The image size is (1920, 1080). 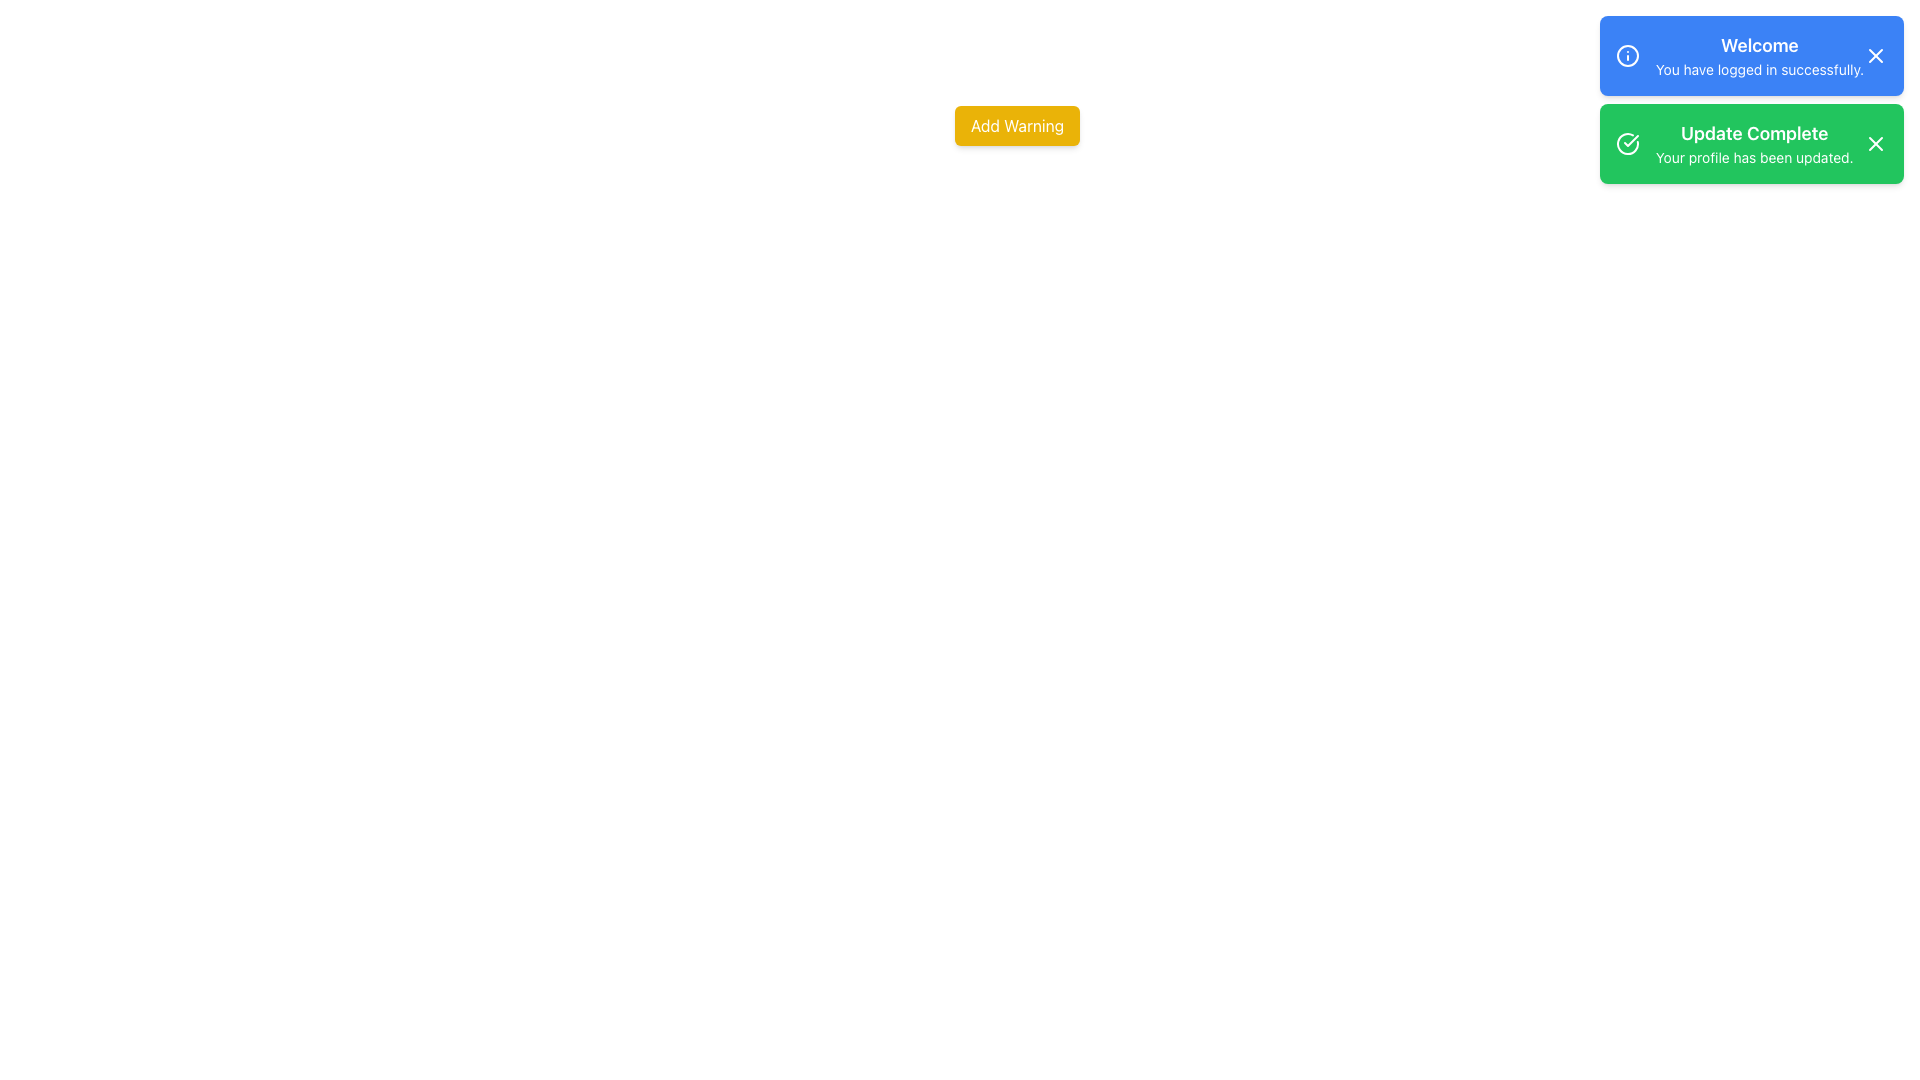 What do you see at coordinates (1875, 55) in the screenshot?
I see `the Icon Button at the rightmost end of the blue notification banner` at bounding box center [1875, 55].